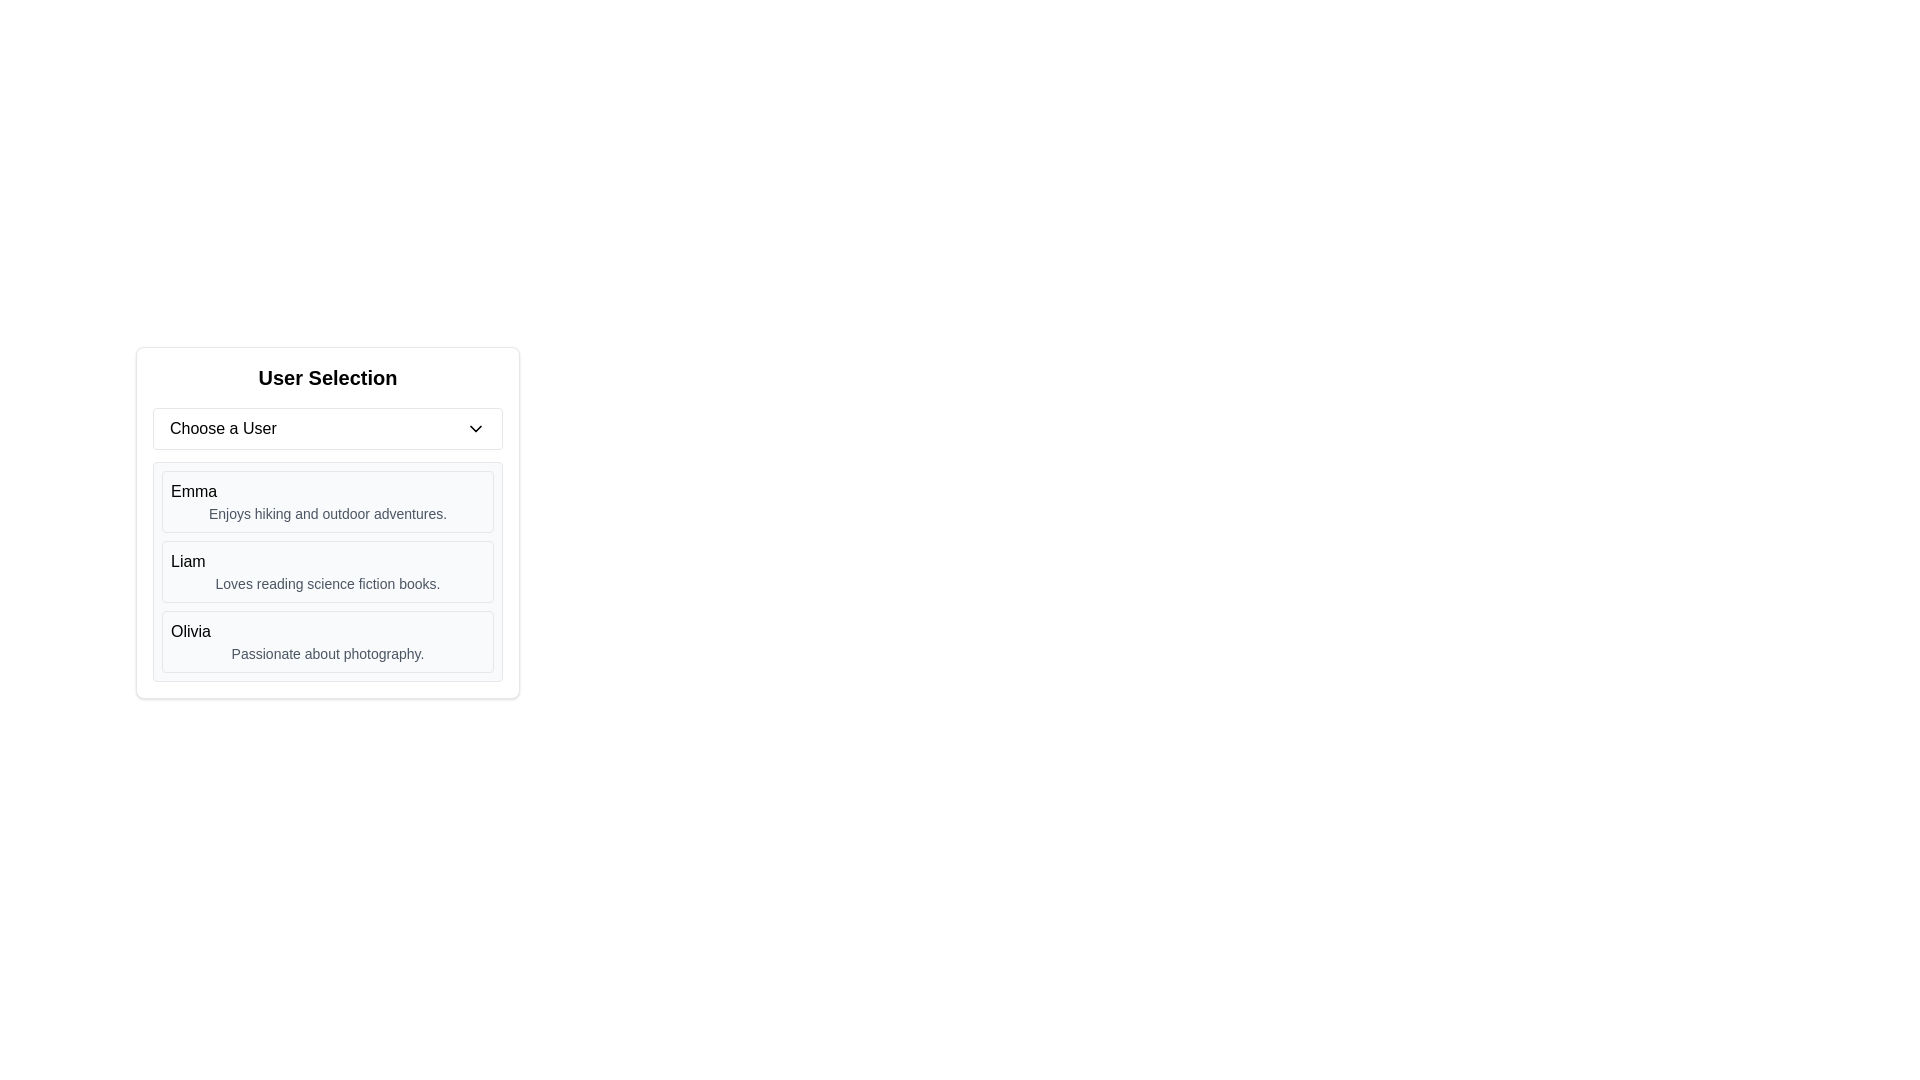 The width and height of the screenshot is (1920, 1080). Describe the element at coordinates (191, 632) in the screenshot. I see `the text element identifying the user named 'Olivia' within the user selection interface` at that location.